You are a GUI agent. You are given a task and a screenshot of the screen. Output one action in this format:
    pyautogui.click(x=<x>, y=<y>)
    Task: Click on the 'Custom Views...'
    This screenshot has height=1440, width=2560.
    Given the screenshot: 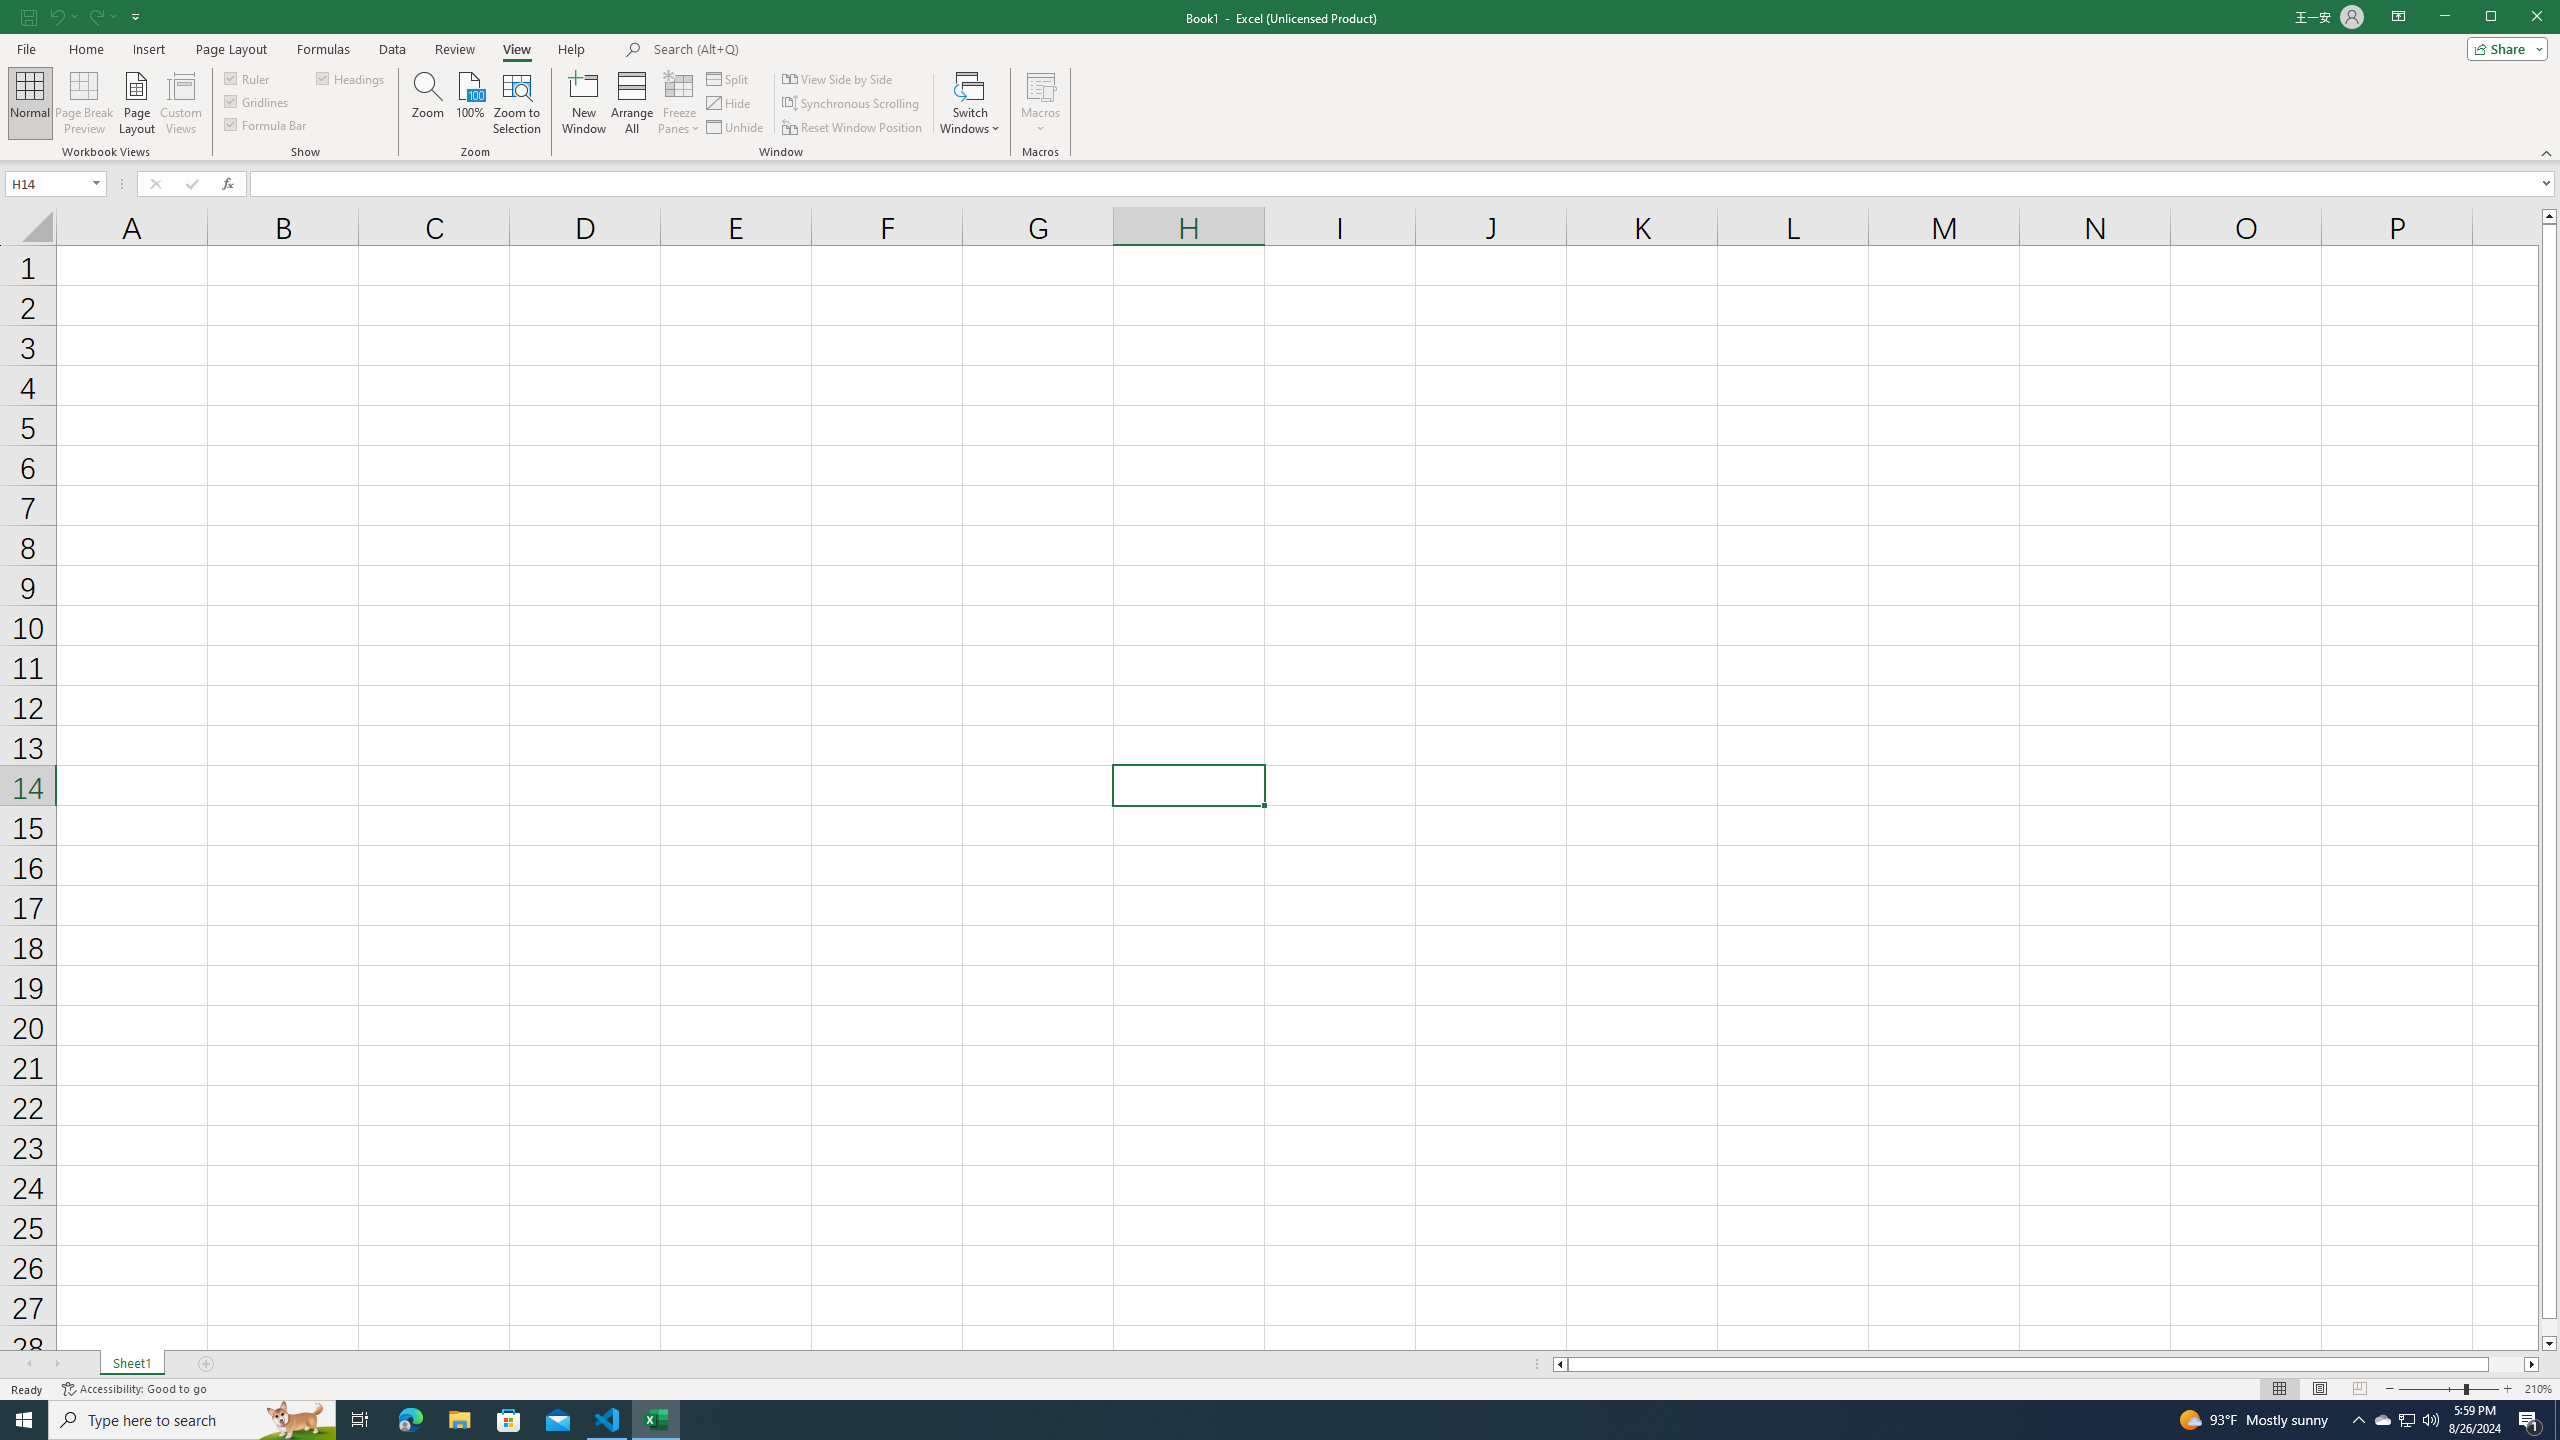 What is the action you would take?
    pyautogui.click(x=180, y=103)
    